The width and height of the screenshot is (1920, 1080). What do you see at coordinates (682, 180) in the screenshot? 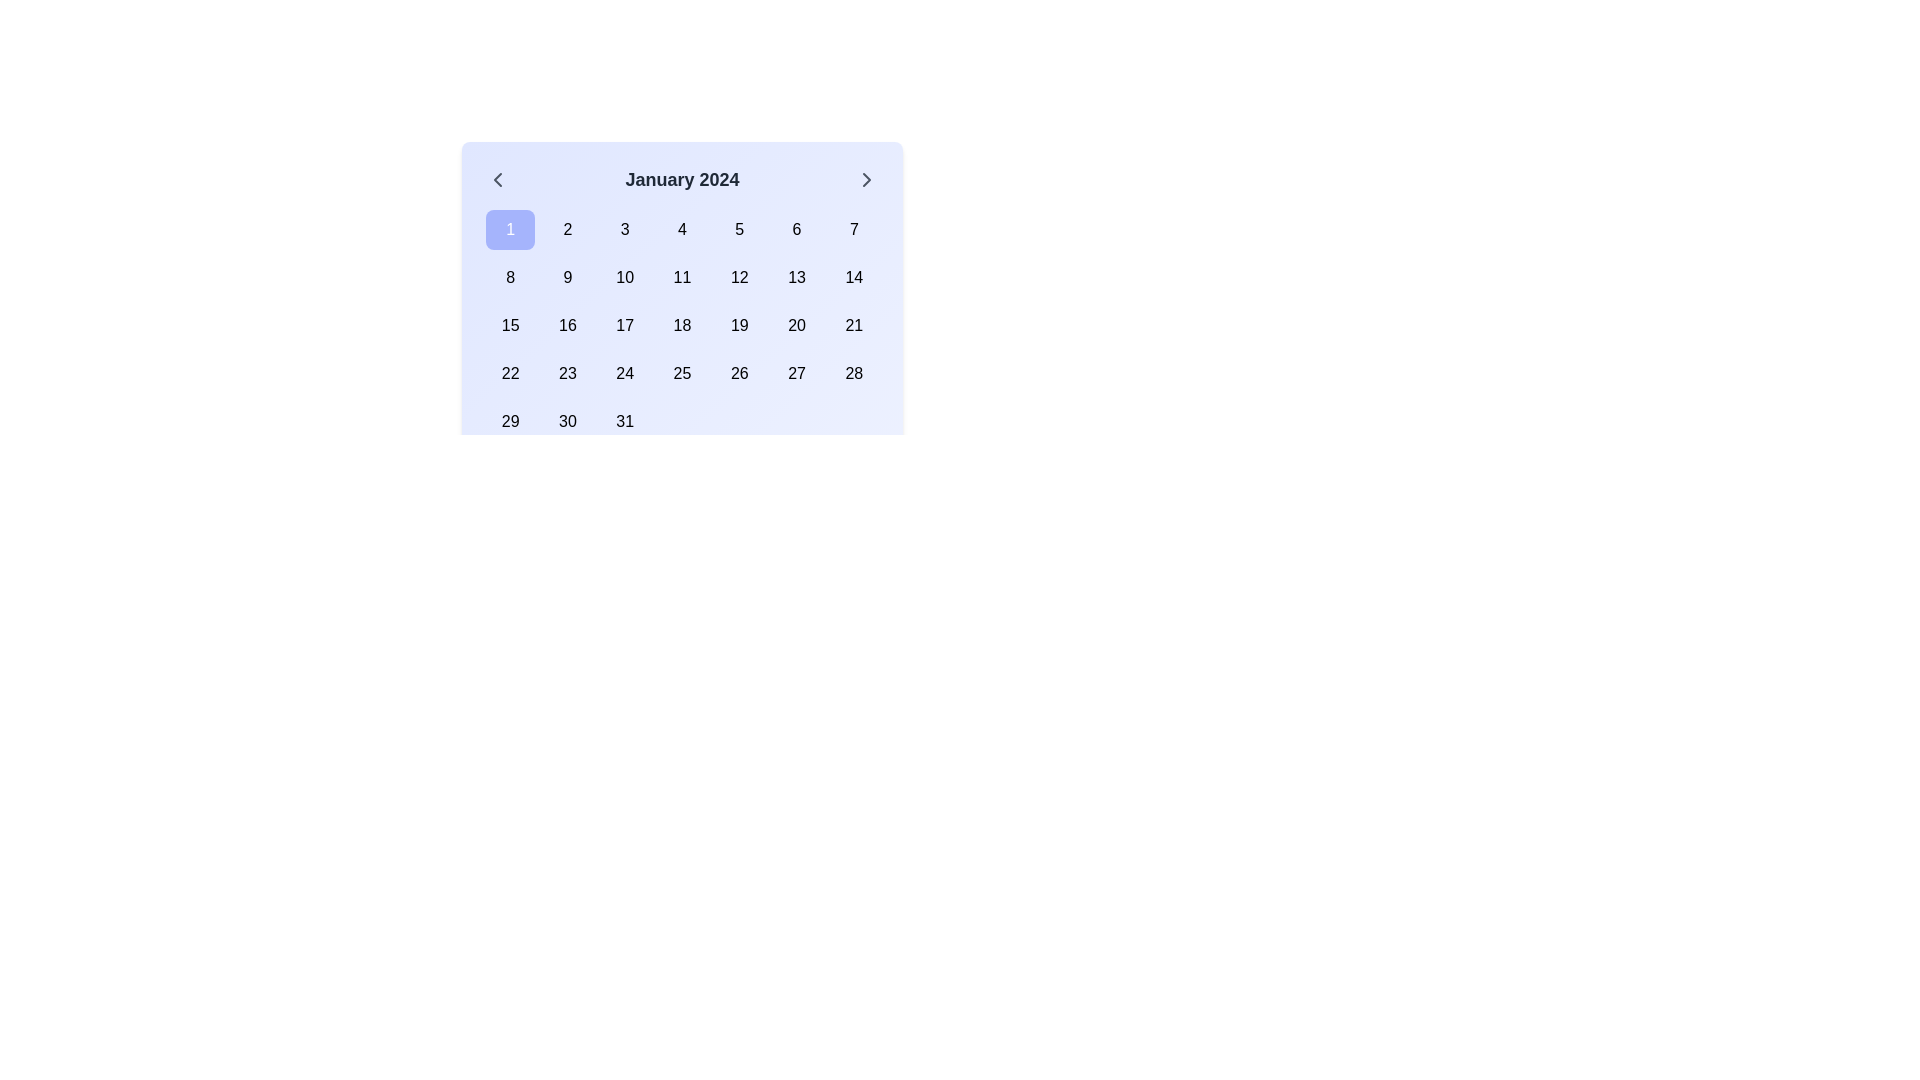
I see `displayed text from the text label that shows the currently selected month and year in the calendar interface, located centrally in the horizontal layout bar at the top, between the navigation arrow icons` at bounding box center [682, 180].